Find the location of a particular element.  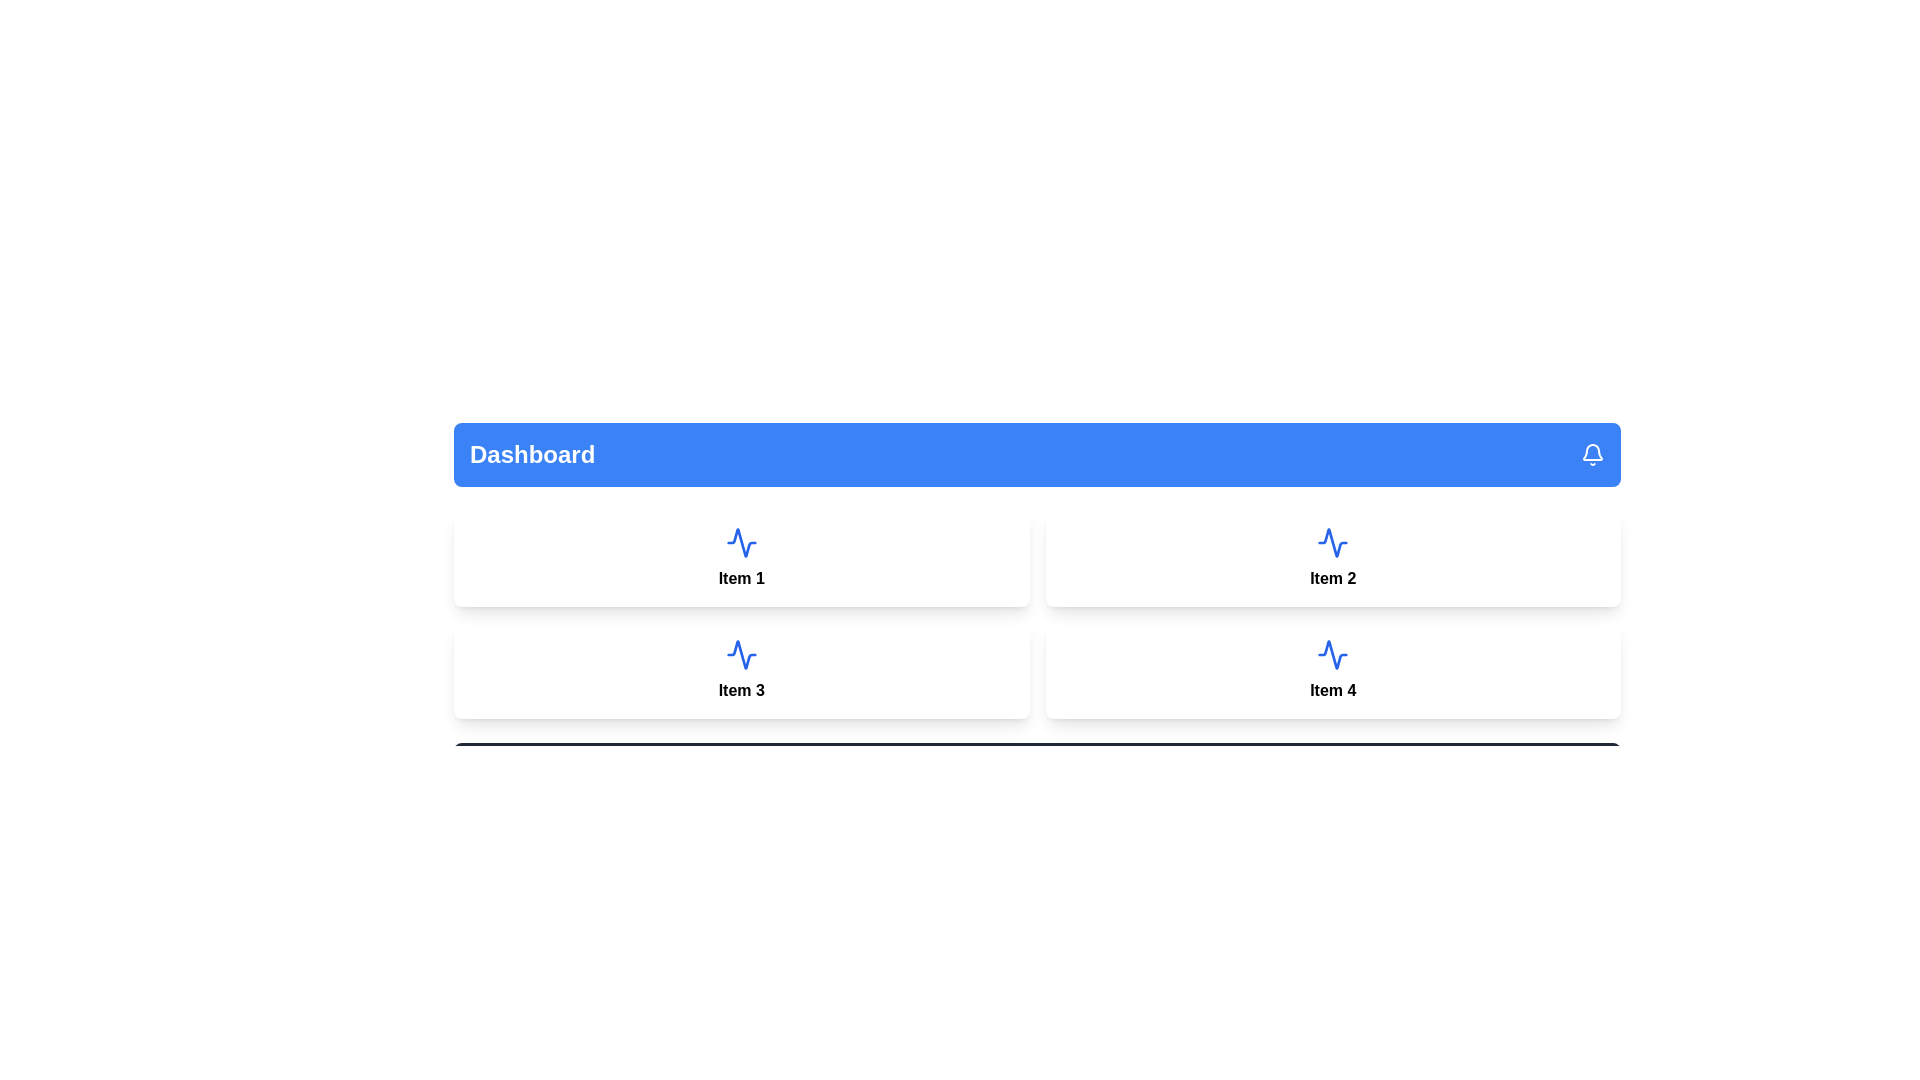

the activity waveform icon located in the upper section of the top-left card ('Item 1') in the grid is located at coordinates (740, 543).